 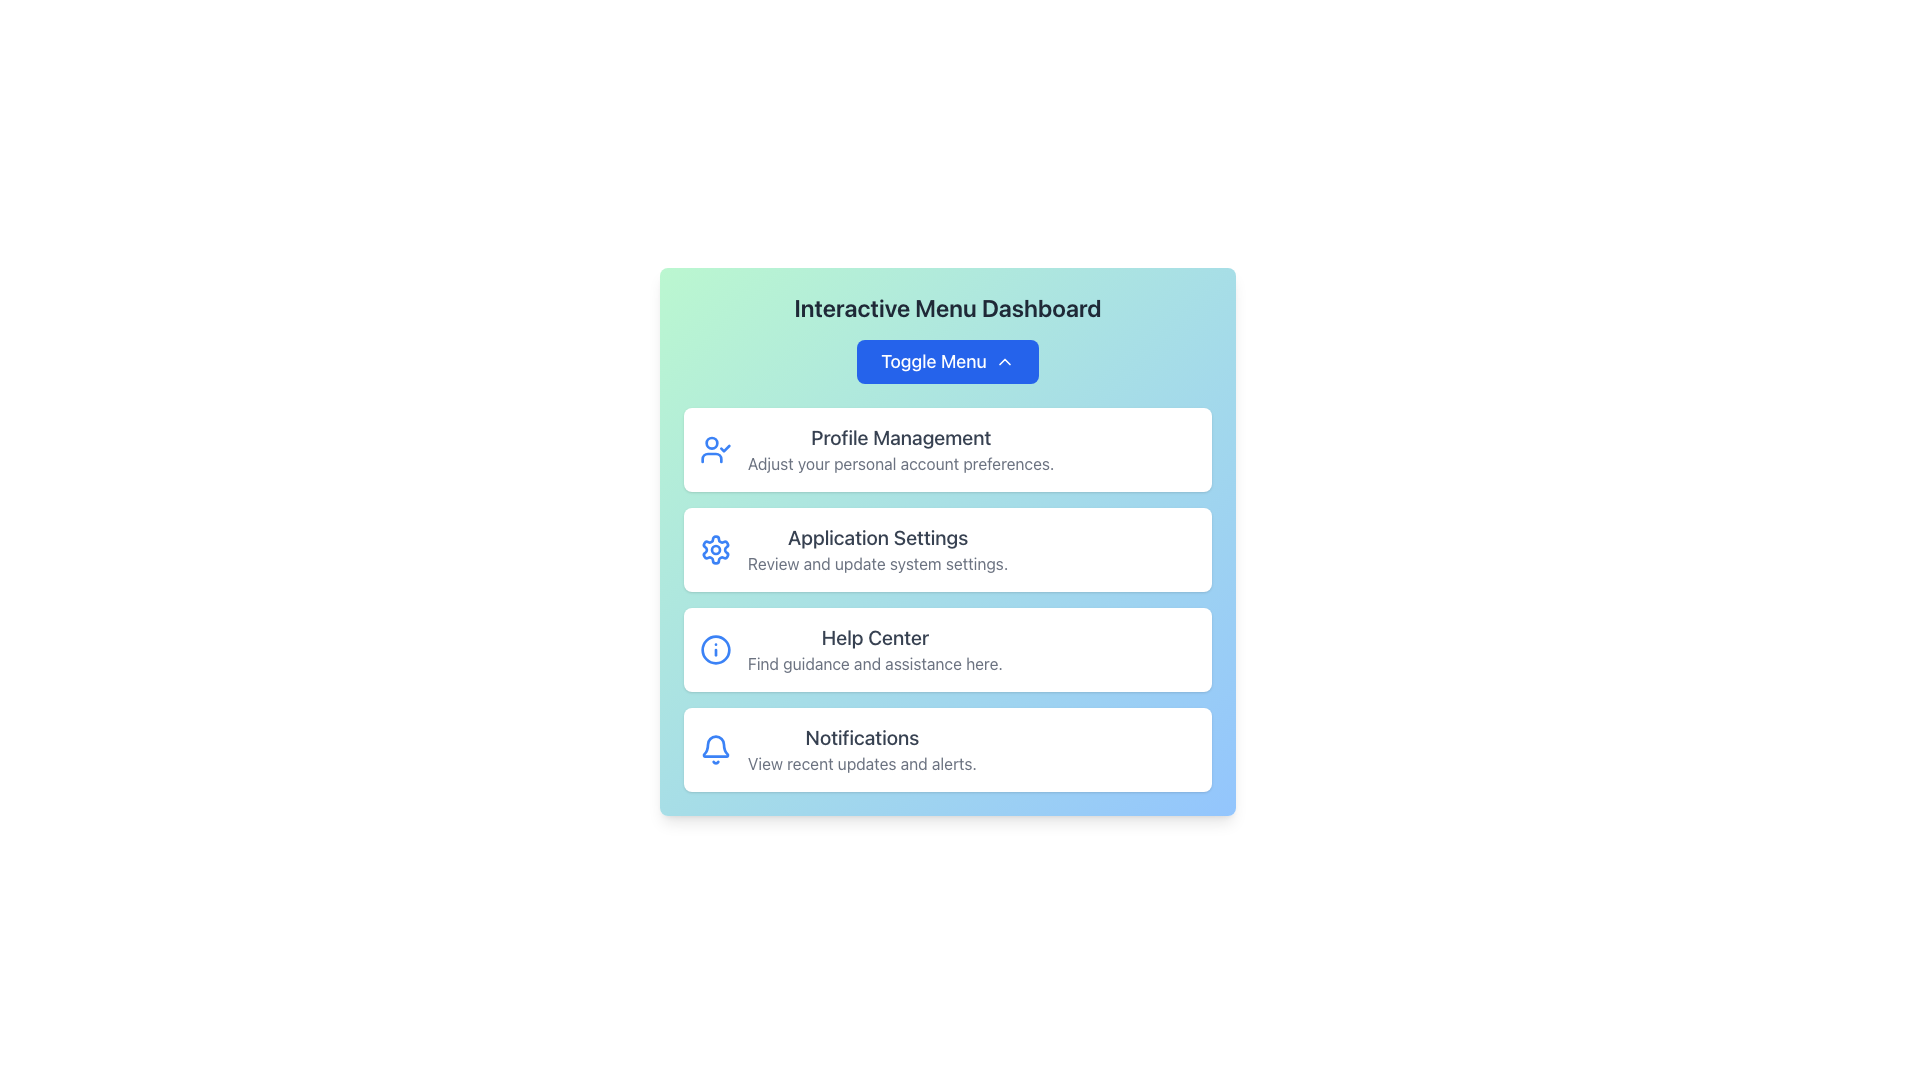 I want to click on the second interactive card element in the vertical list, which provides access to application settings, so click(x=947, y=550).